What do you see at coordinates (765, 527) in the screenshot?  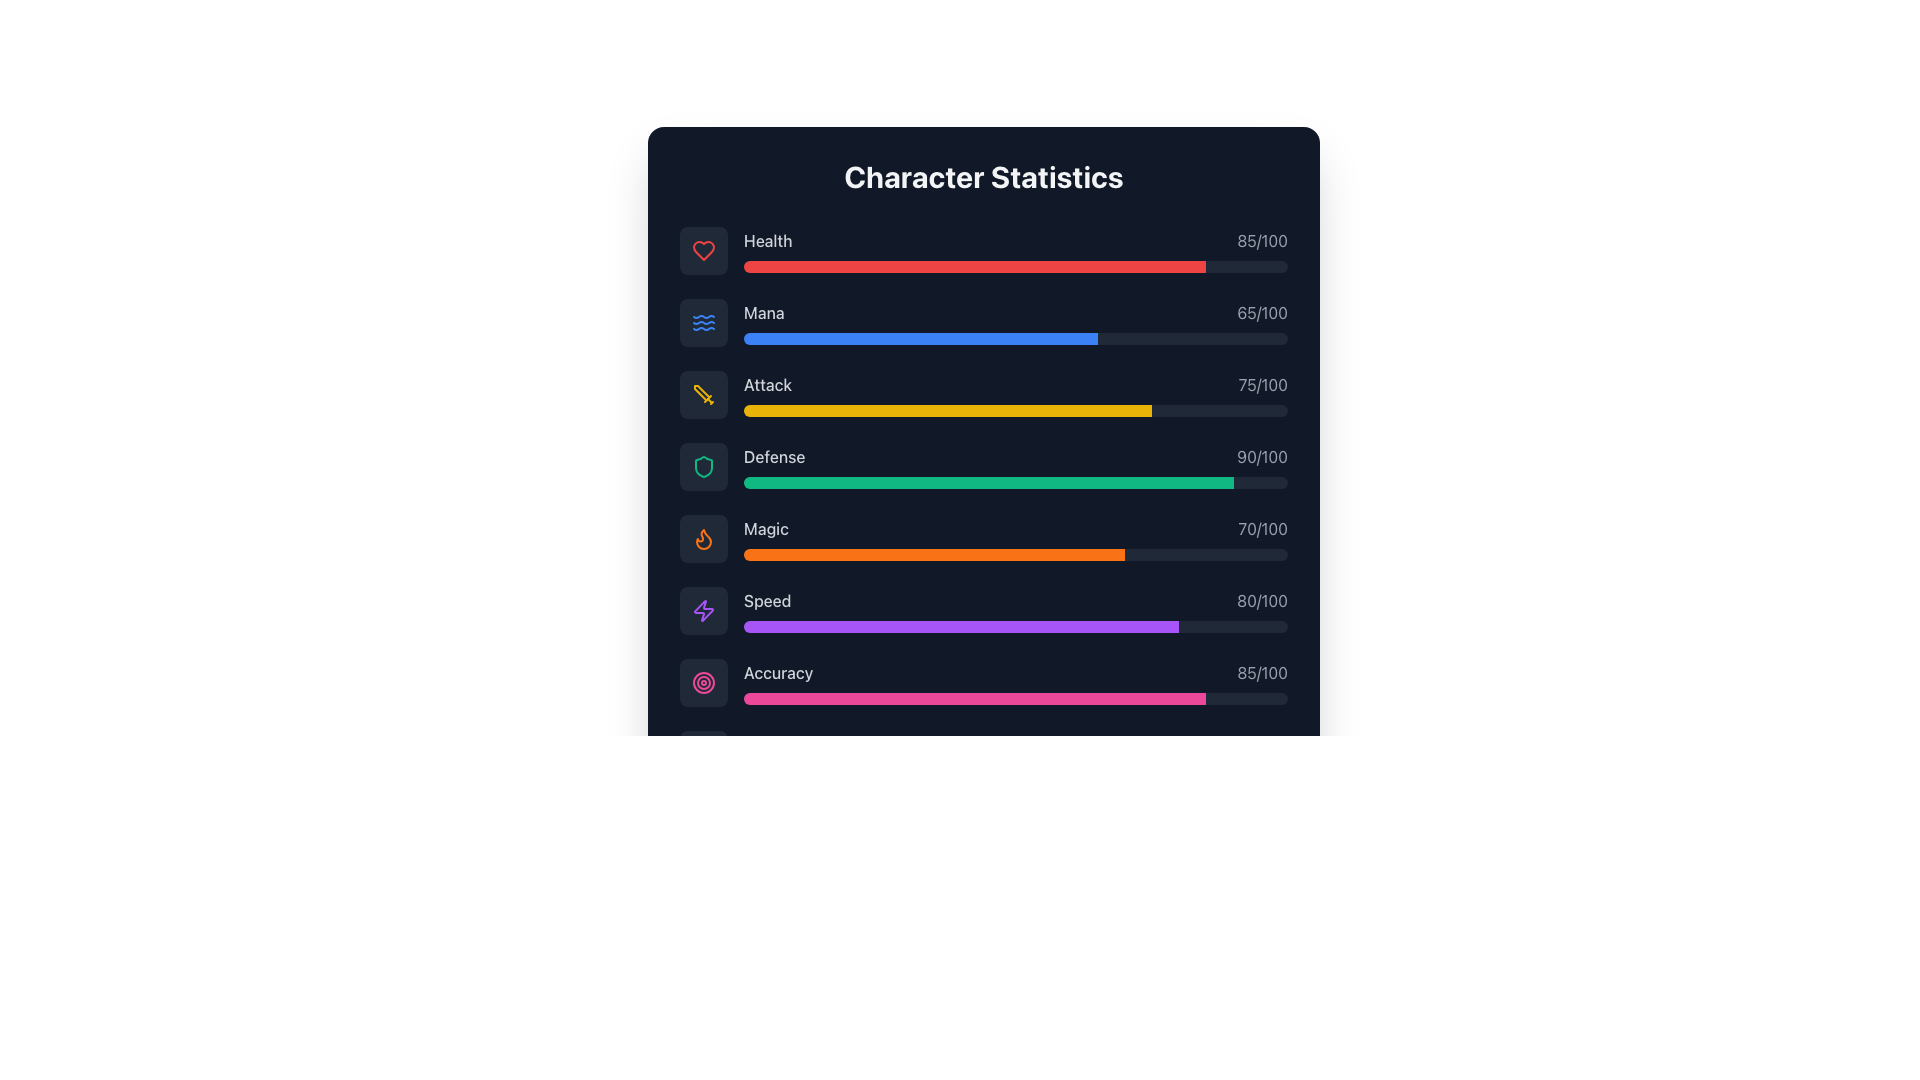 I see `the 'Magic' statistic label, which is the fifth entry in the vertical list of character statistics, located between 'Defense' and 'Speed'` at bounding box center [765, 527].